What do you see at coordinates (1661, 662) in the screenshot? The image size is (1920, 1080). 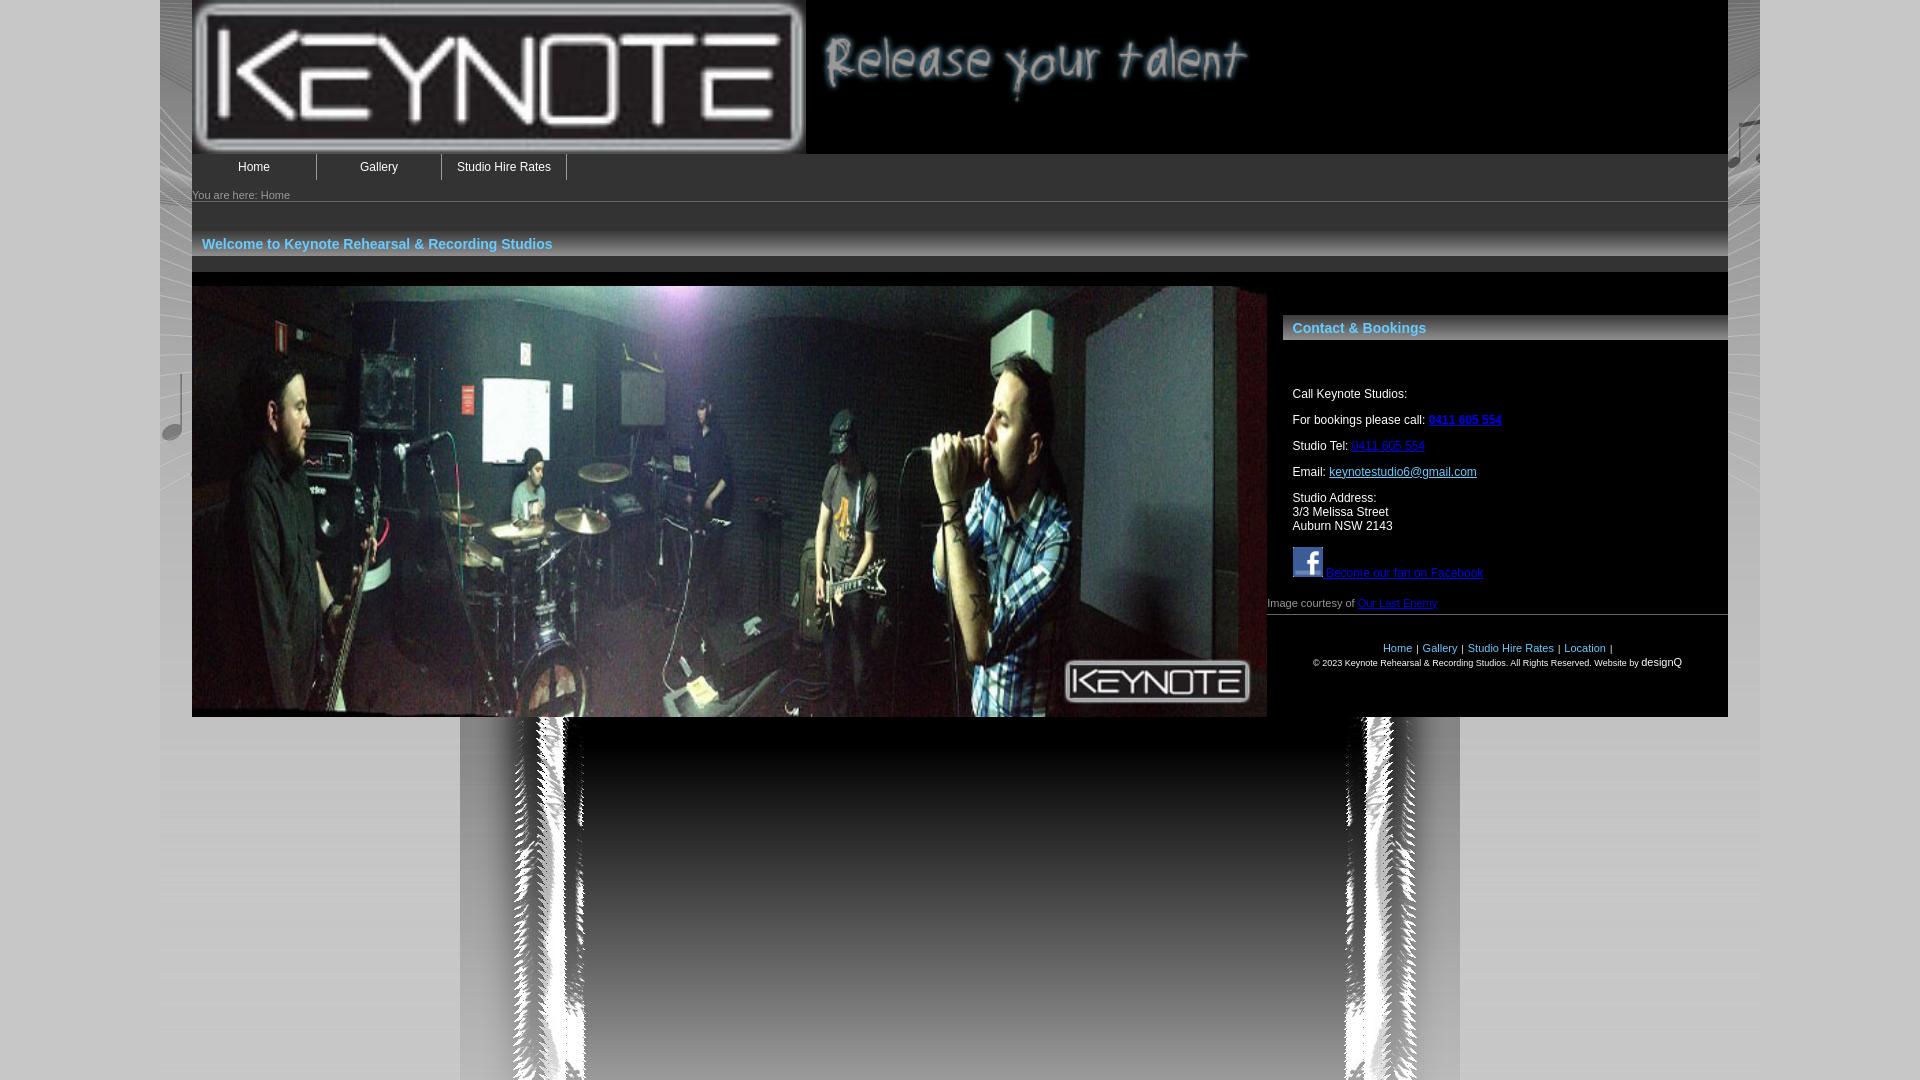 I see `'designQ'` at bounding box center [1661, 662].